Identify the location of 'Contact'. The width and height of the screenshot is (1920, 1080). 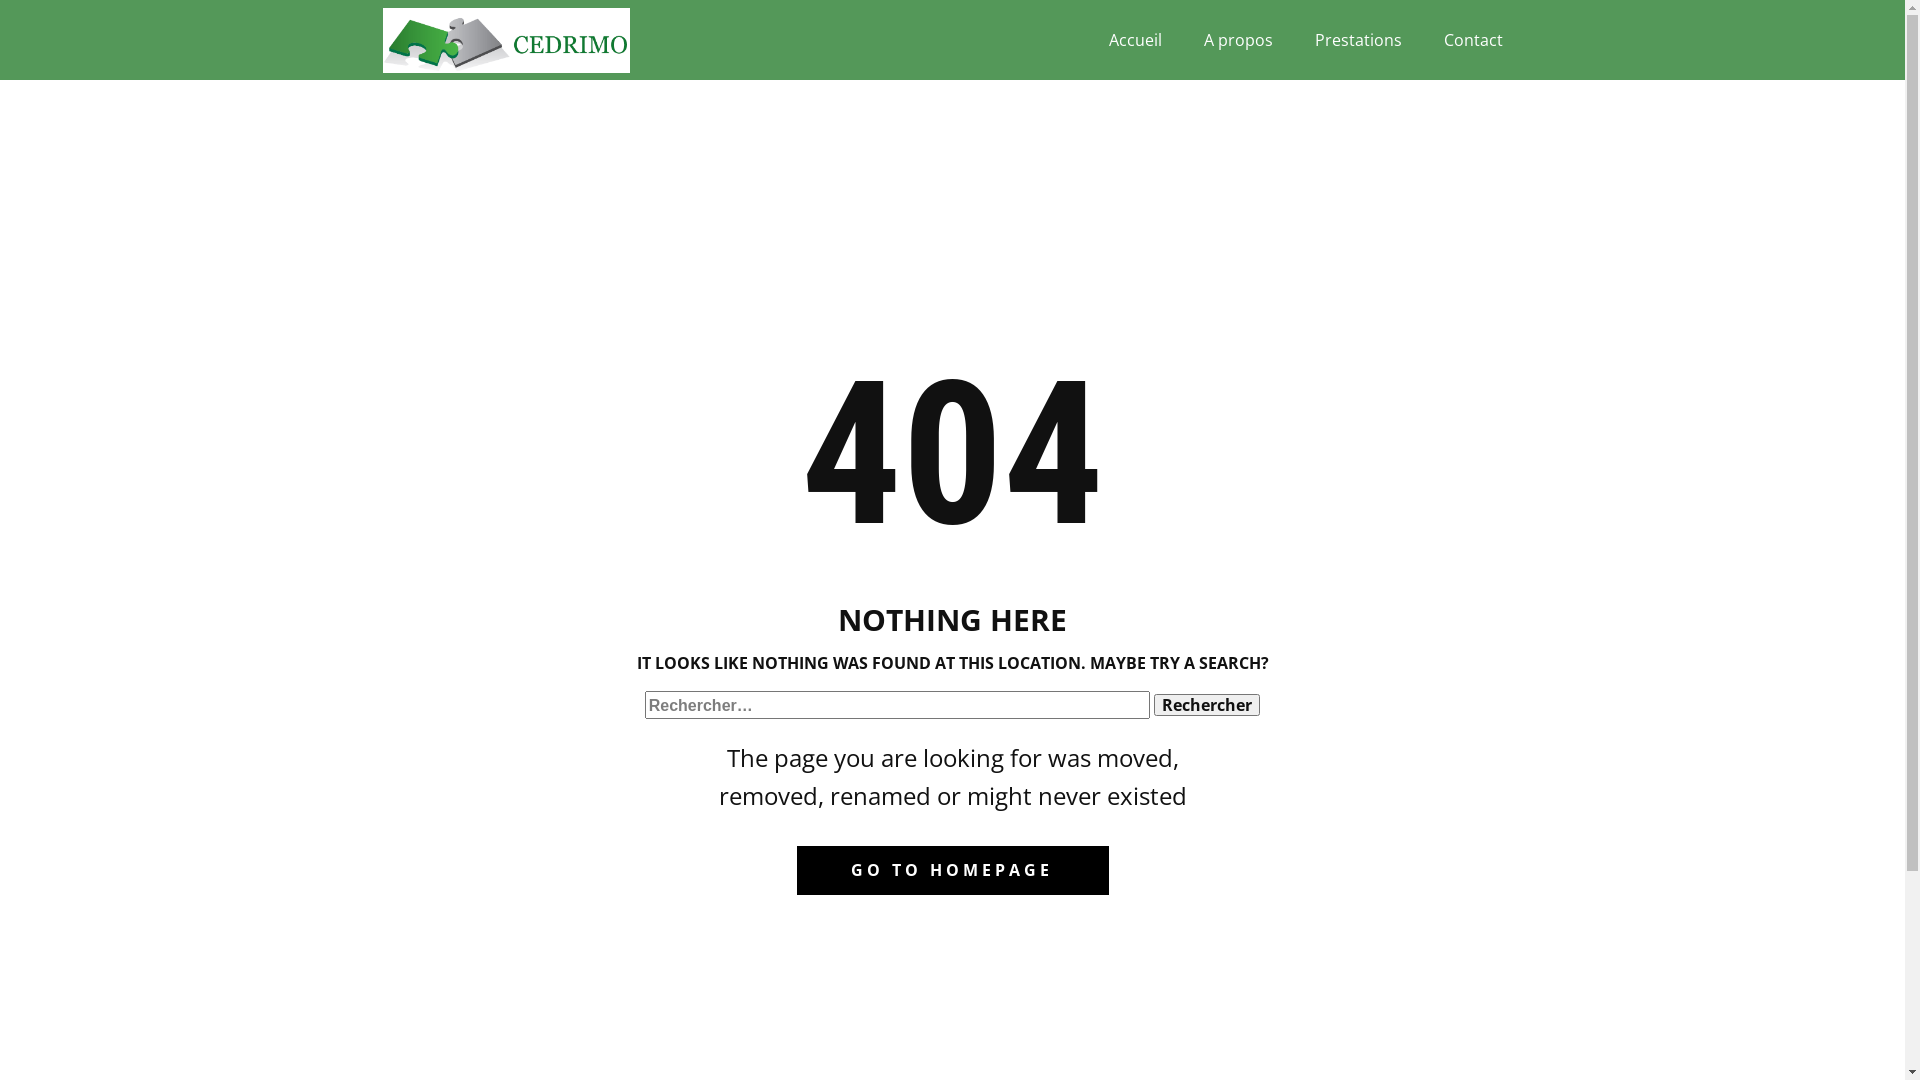
(1473, 39).